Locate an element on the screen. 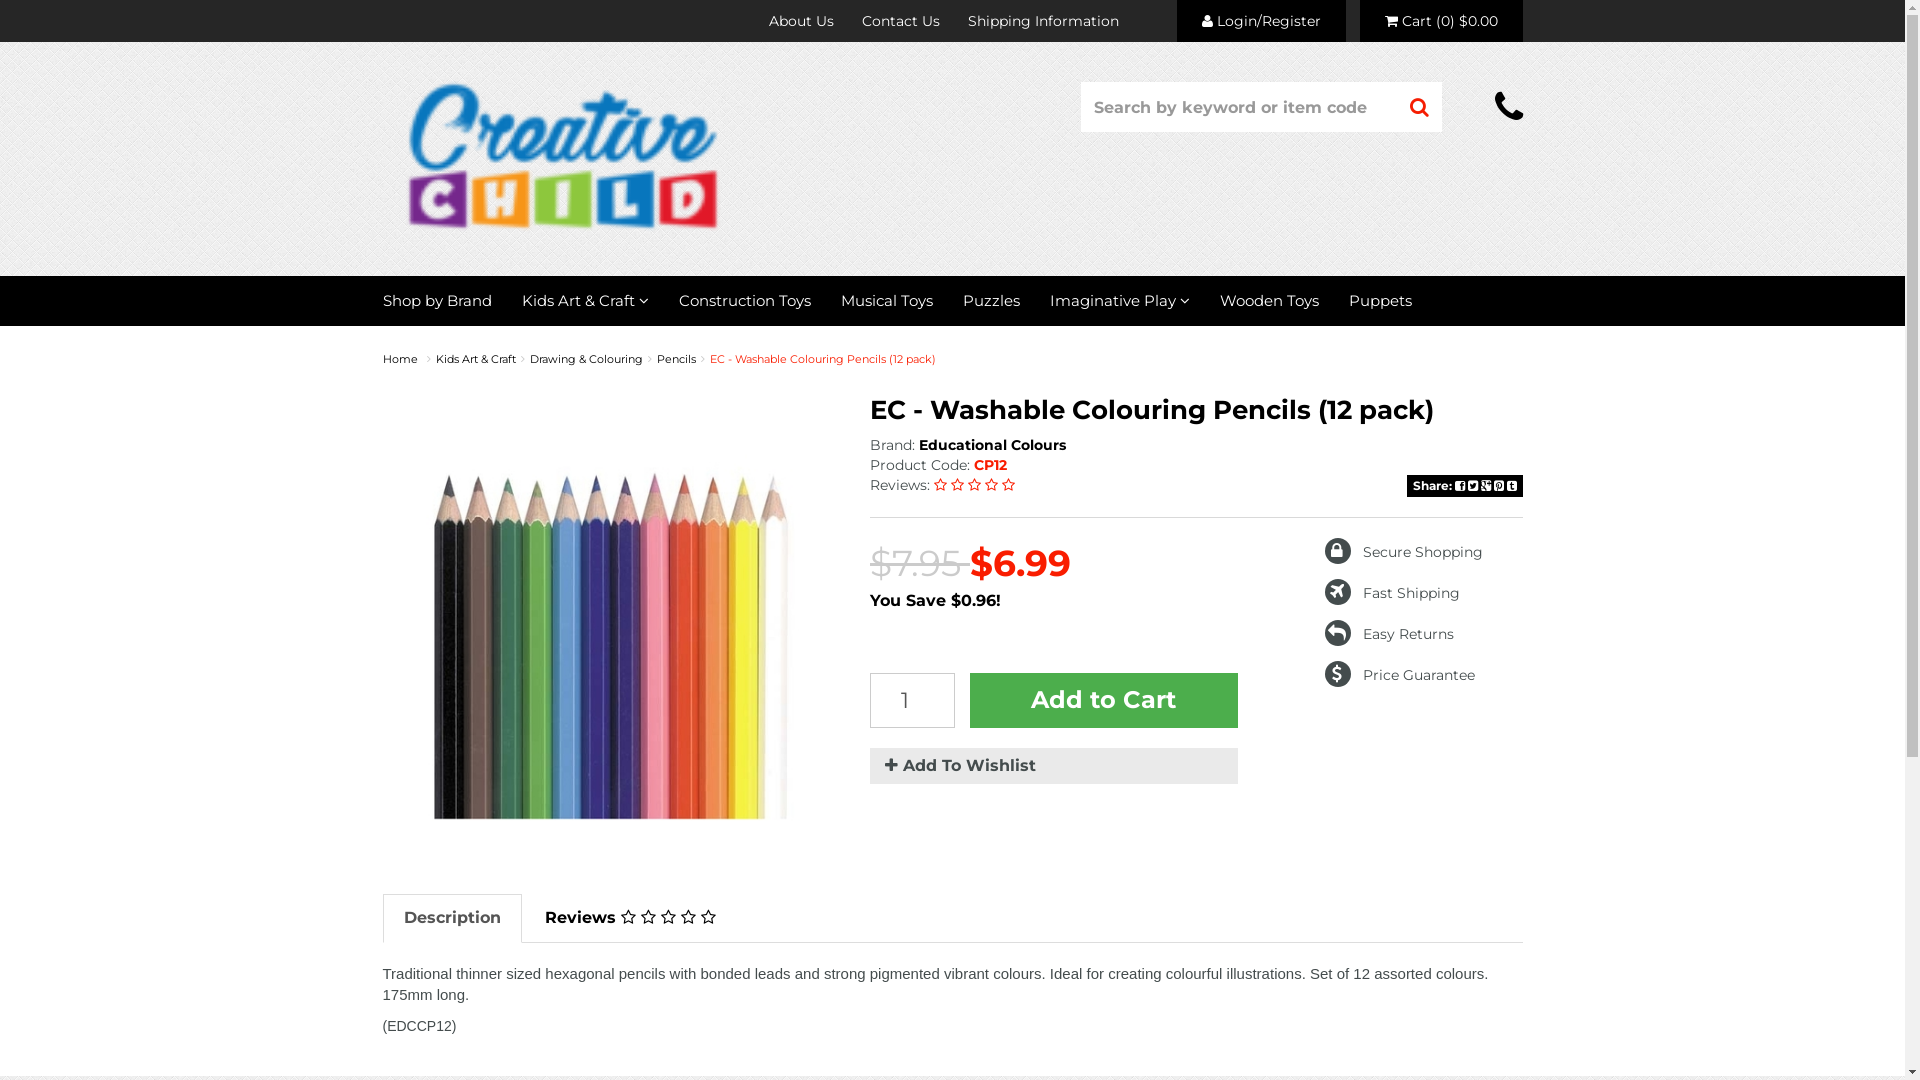 Image resolution: width=1920 pixels, height=1080 pixels. 'Musical Toys' is located at coordinates (886, 300).